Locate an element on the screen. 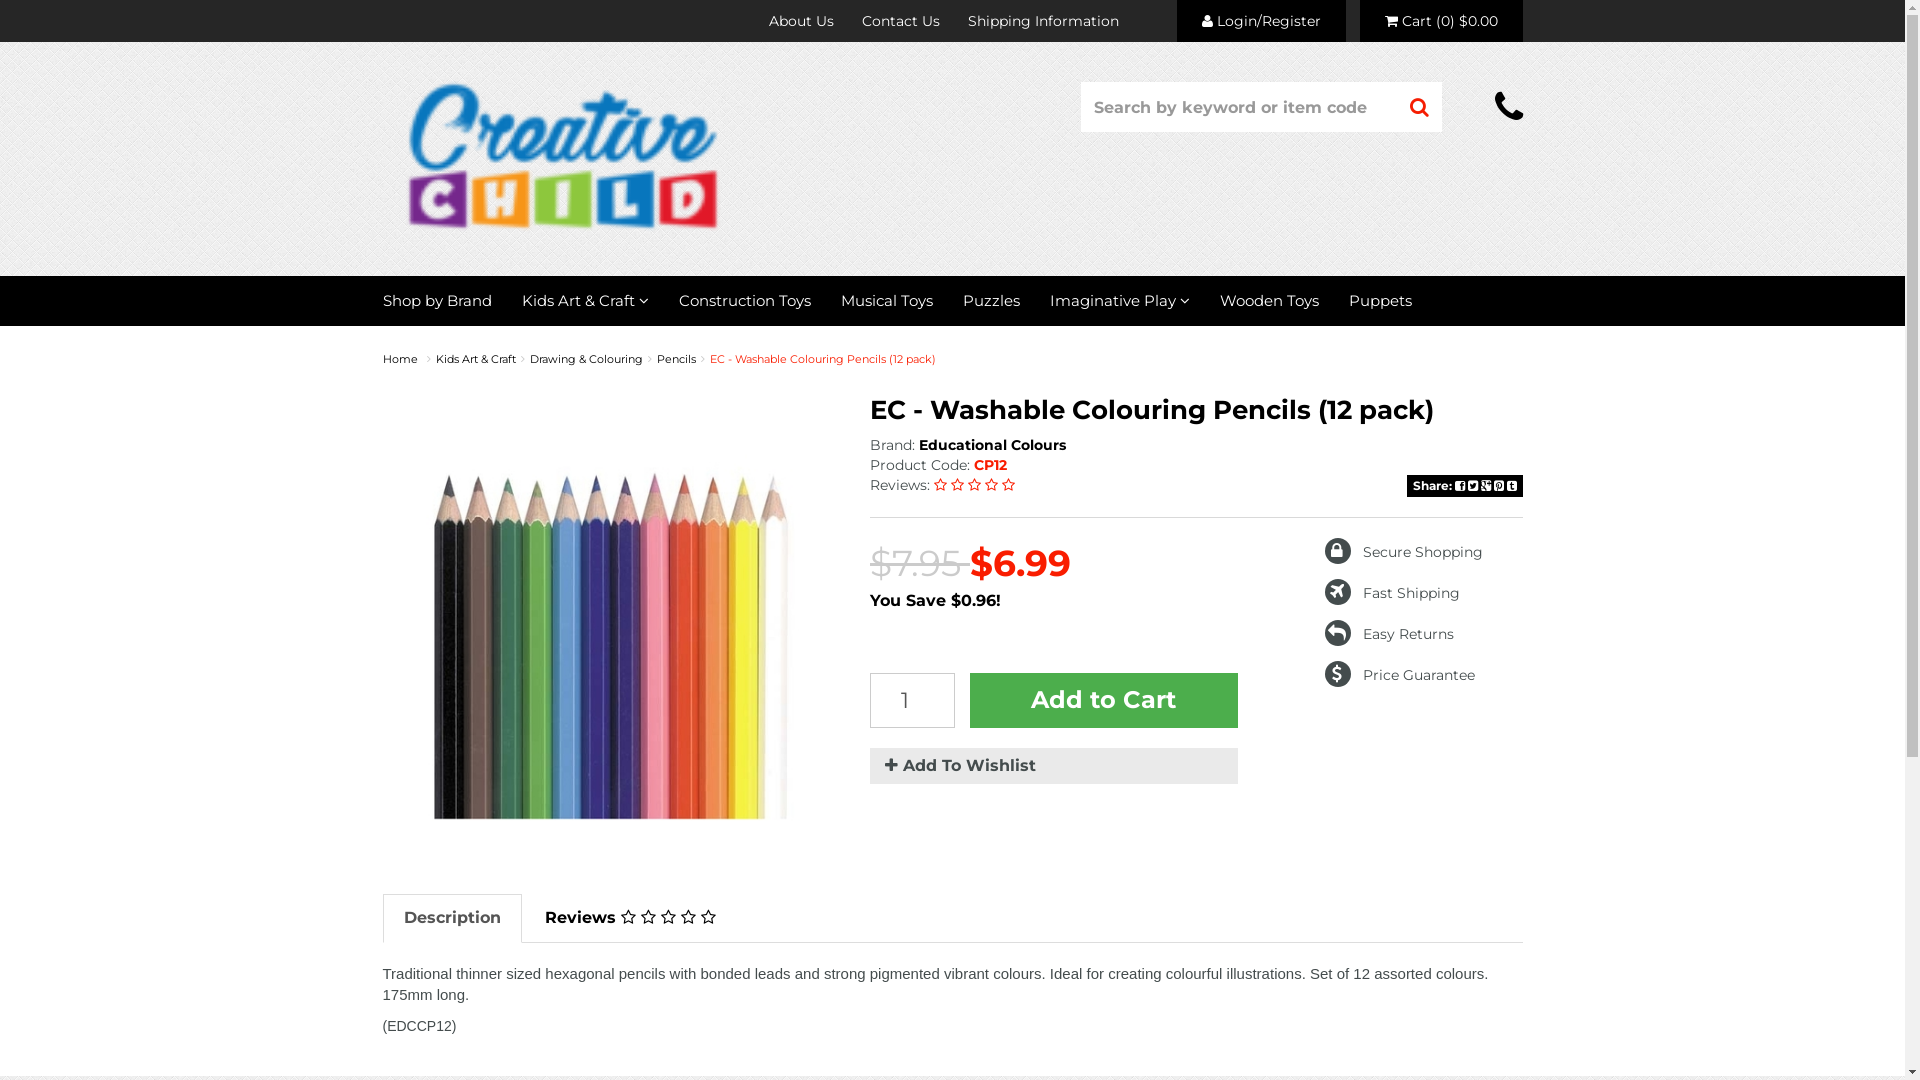 Image resolution: width=1920 pixels, height=1080 pixels. 'Musical Toys' is located at coordinates (886, 300).